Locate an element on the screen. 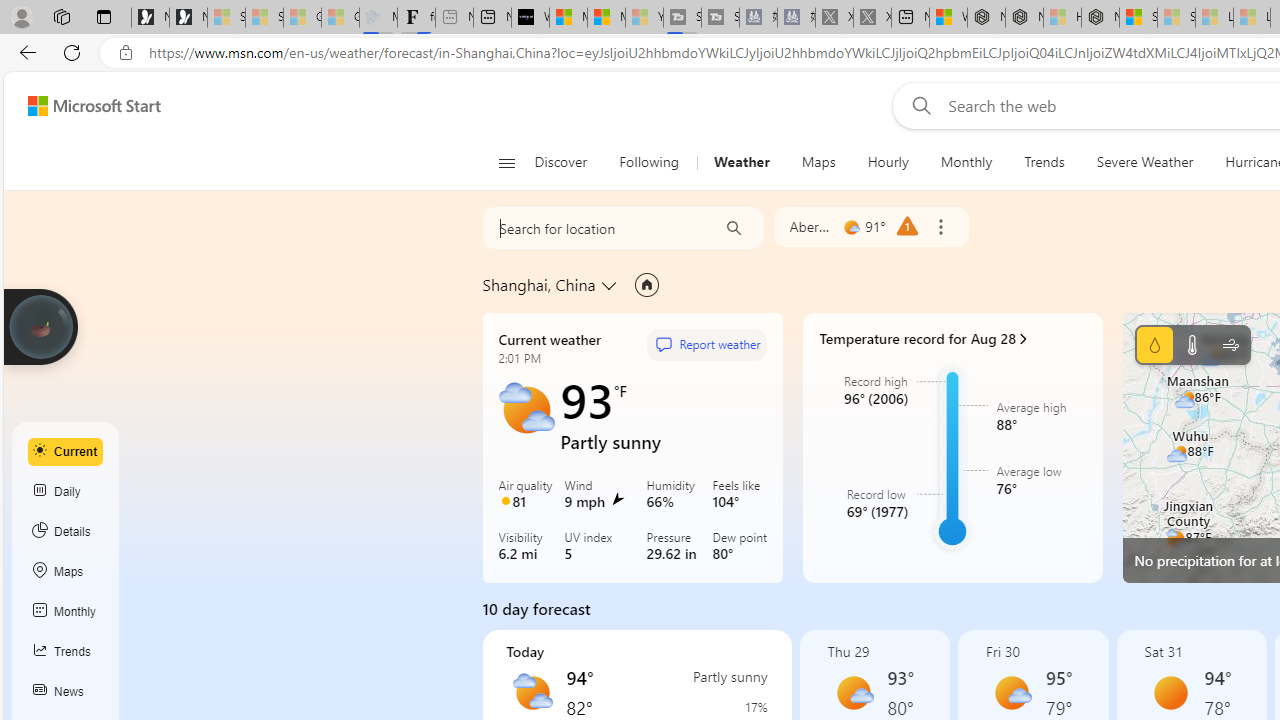 The height and width of the screenshot is (720, 1280). 'Trends' is located at coordinates (1043, 162).